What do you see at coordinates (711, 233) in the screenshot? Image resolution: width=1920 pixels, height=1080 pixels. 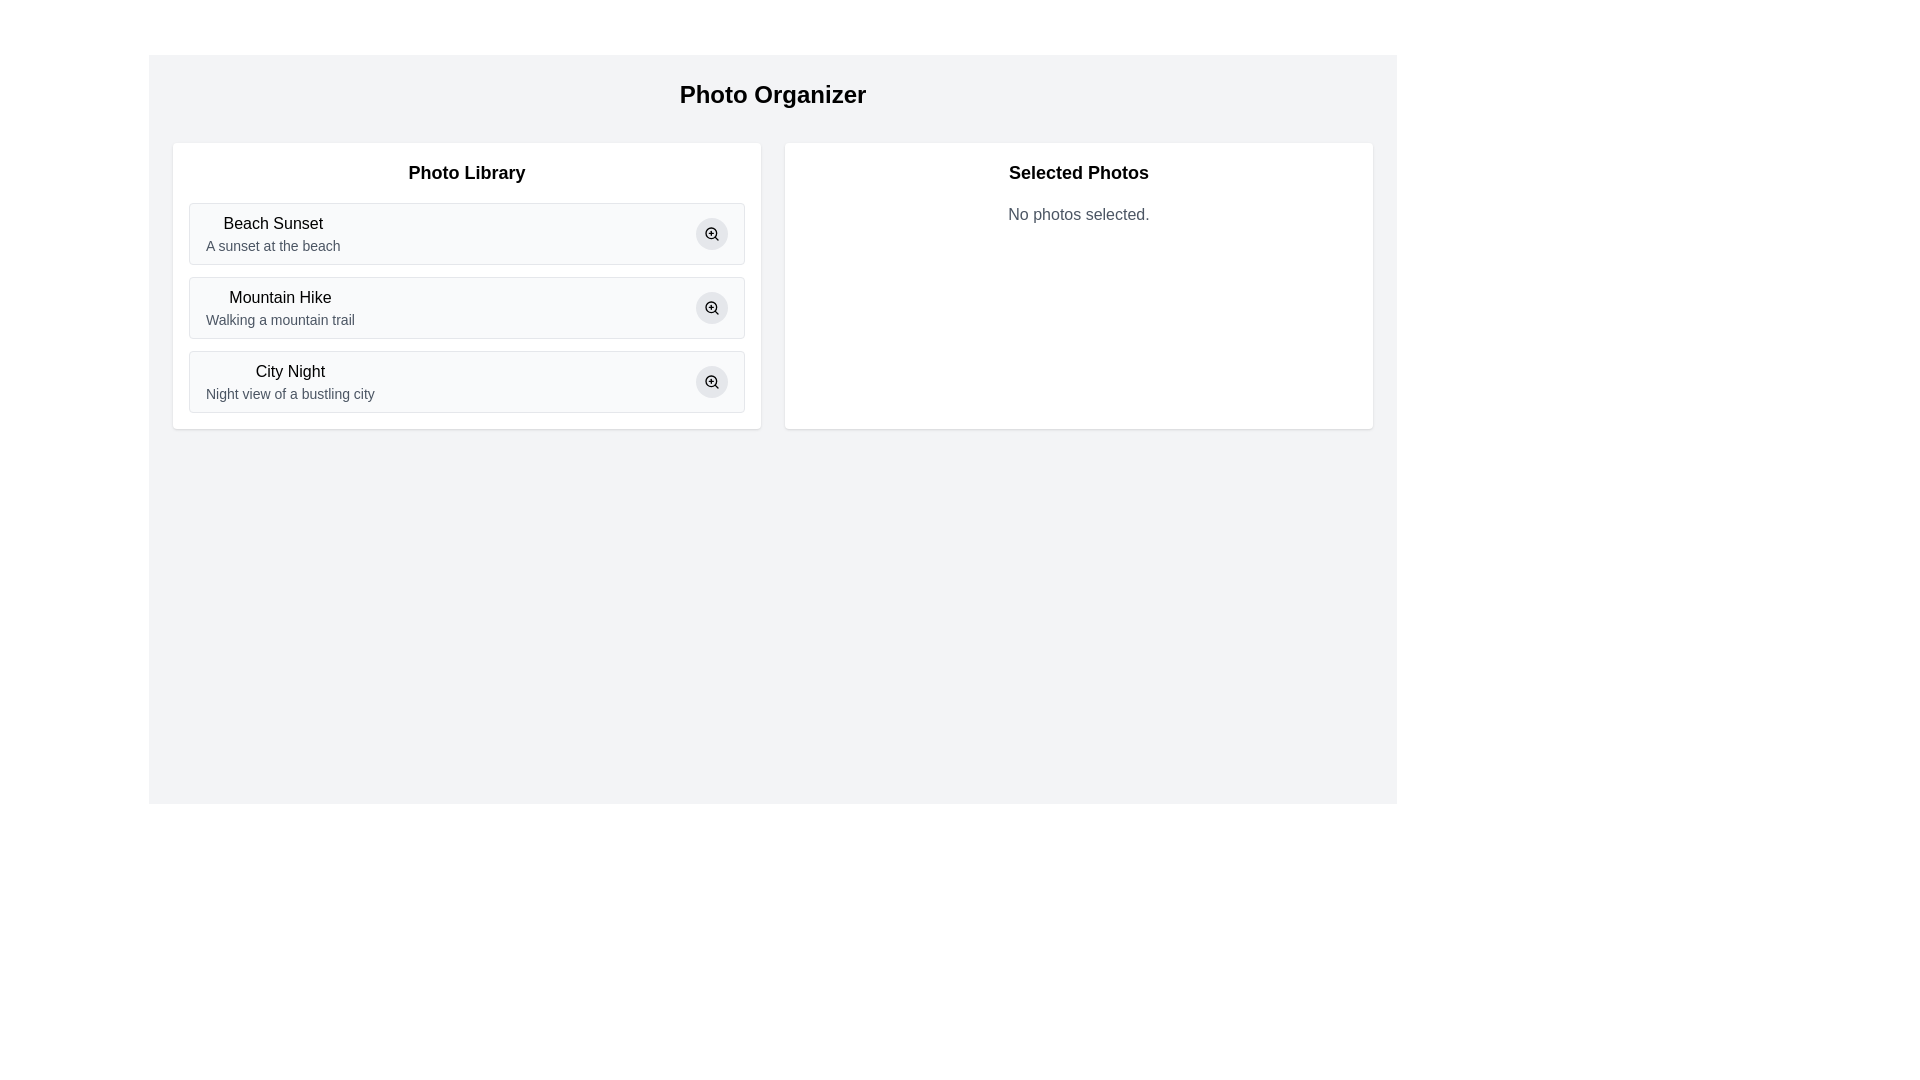 I see `the button located to the right of the 'Beach Sunset' list item in the 'Photo Library' panel to zoom or view the 'Beach Sunset' image in detail` at bounding box center [711, 233].